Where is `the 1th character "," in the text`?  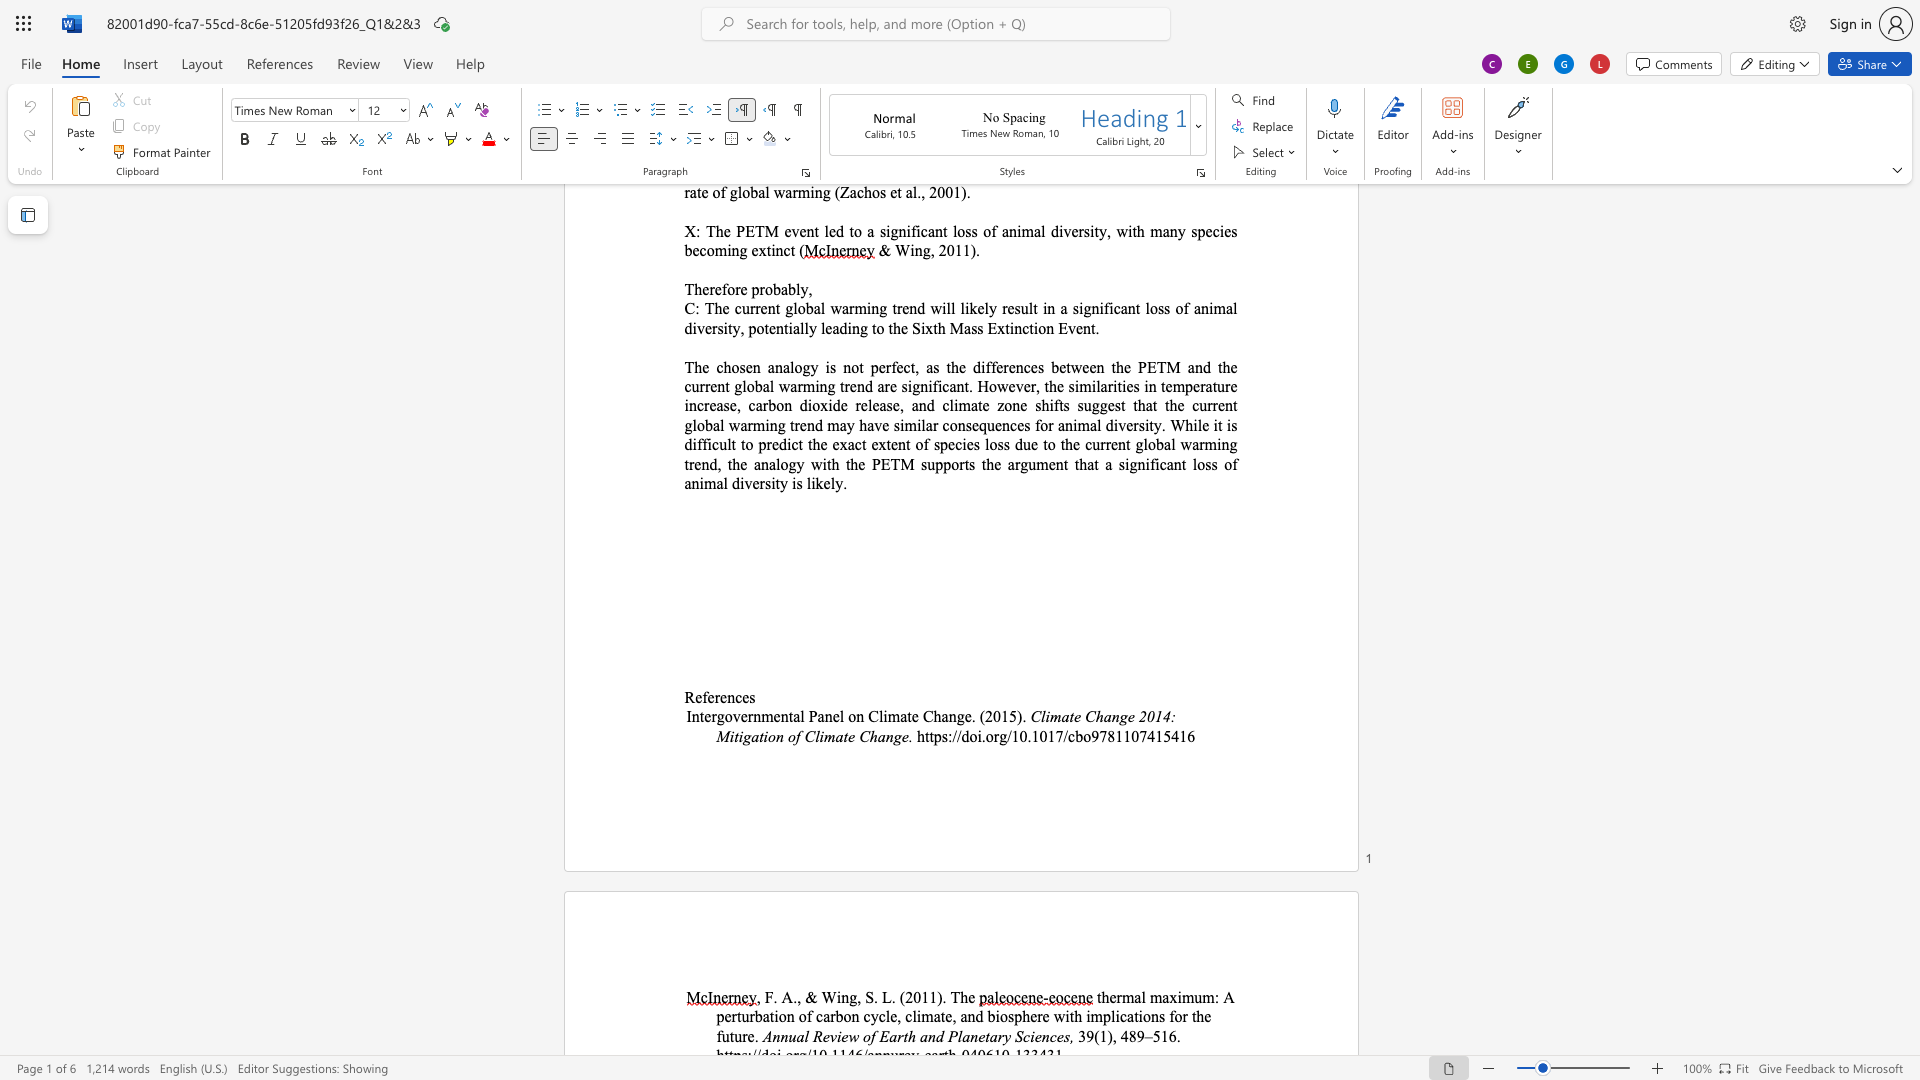 the 1th character "," in the text is located at coordinates (757, 997).